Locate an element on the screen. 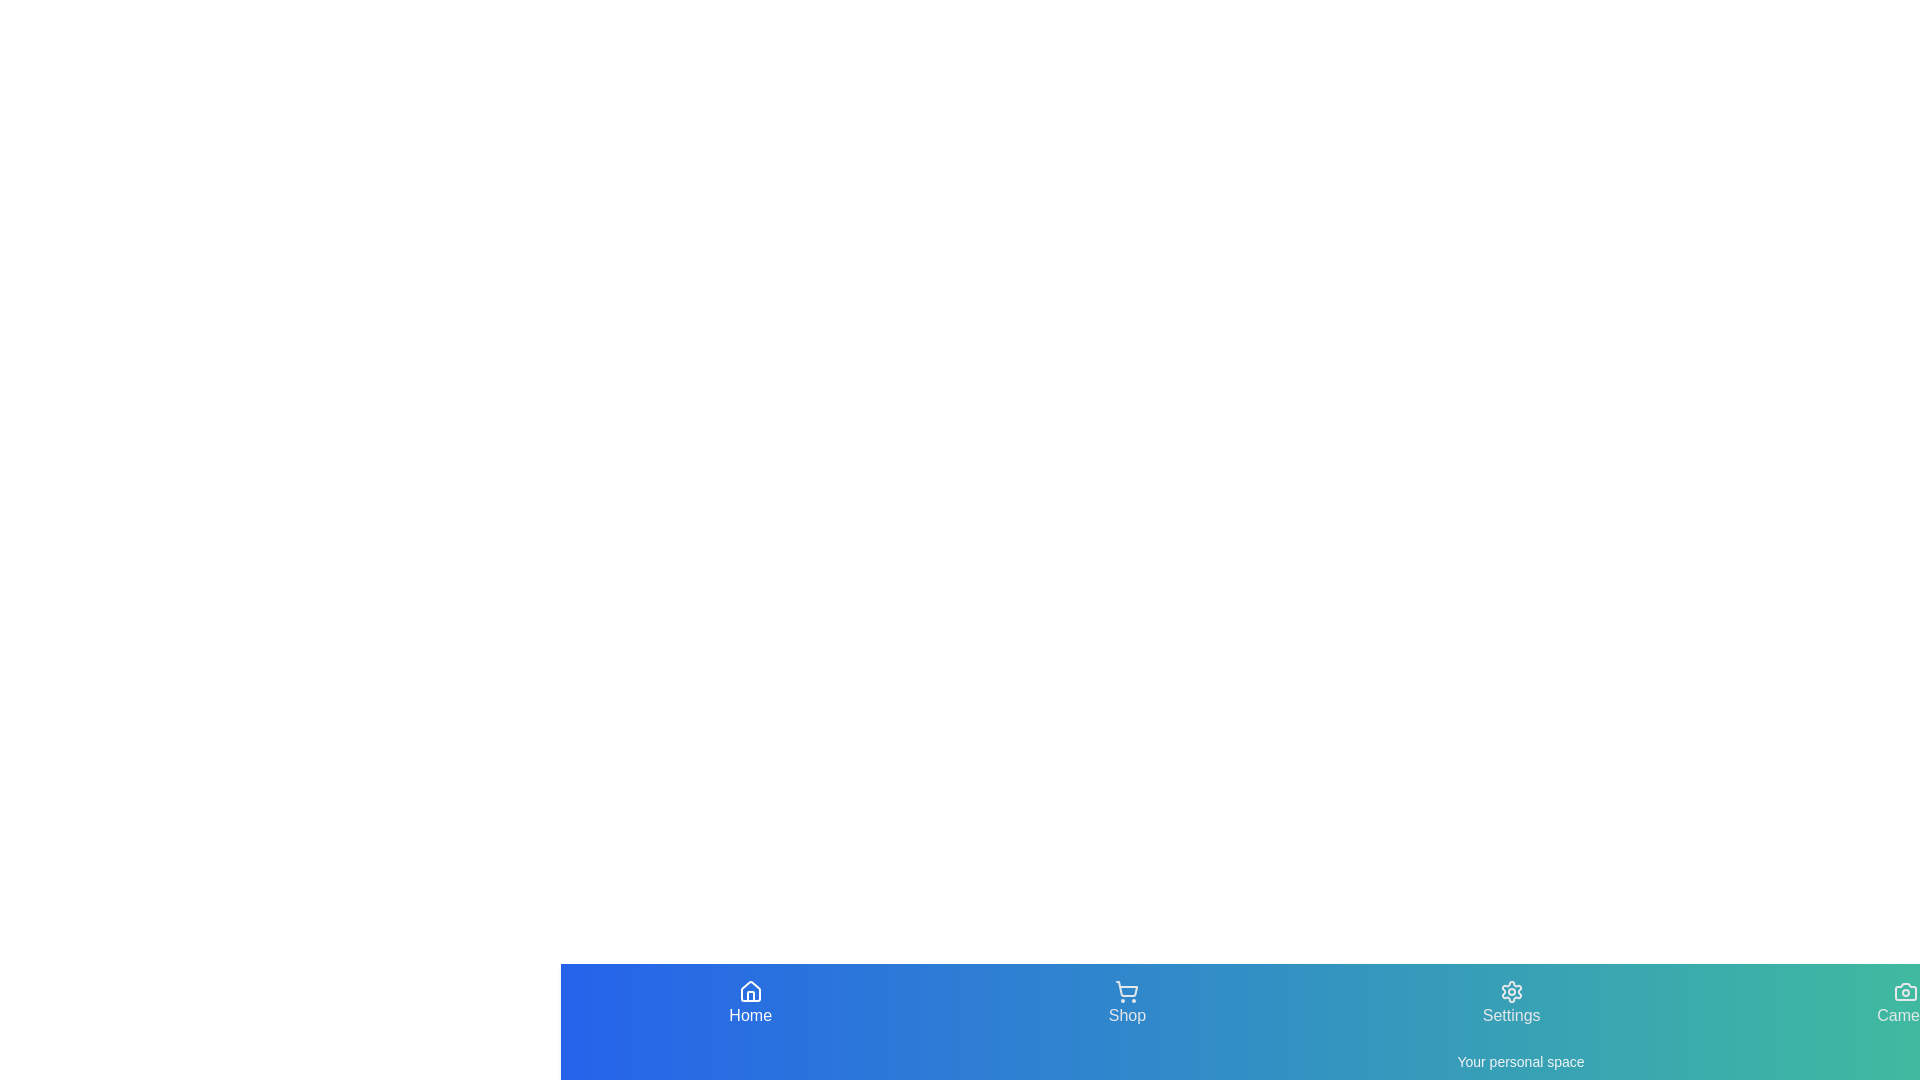 Image resolution: width=1920 pixels, height=1080 pixels. the Camera navigation tab by clicking on it is located at coordinates (1904, 1003).